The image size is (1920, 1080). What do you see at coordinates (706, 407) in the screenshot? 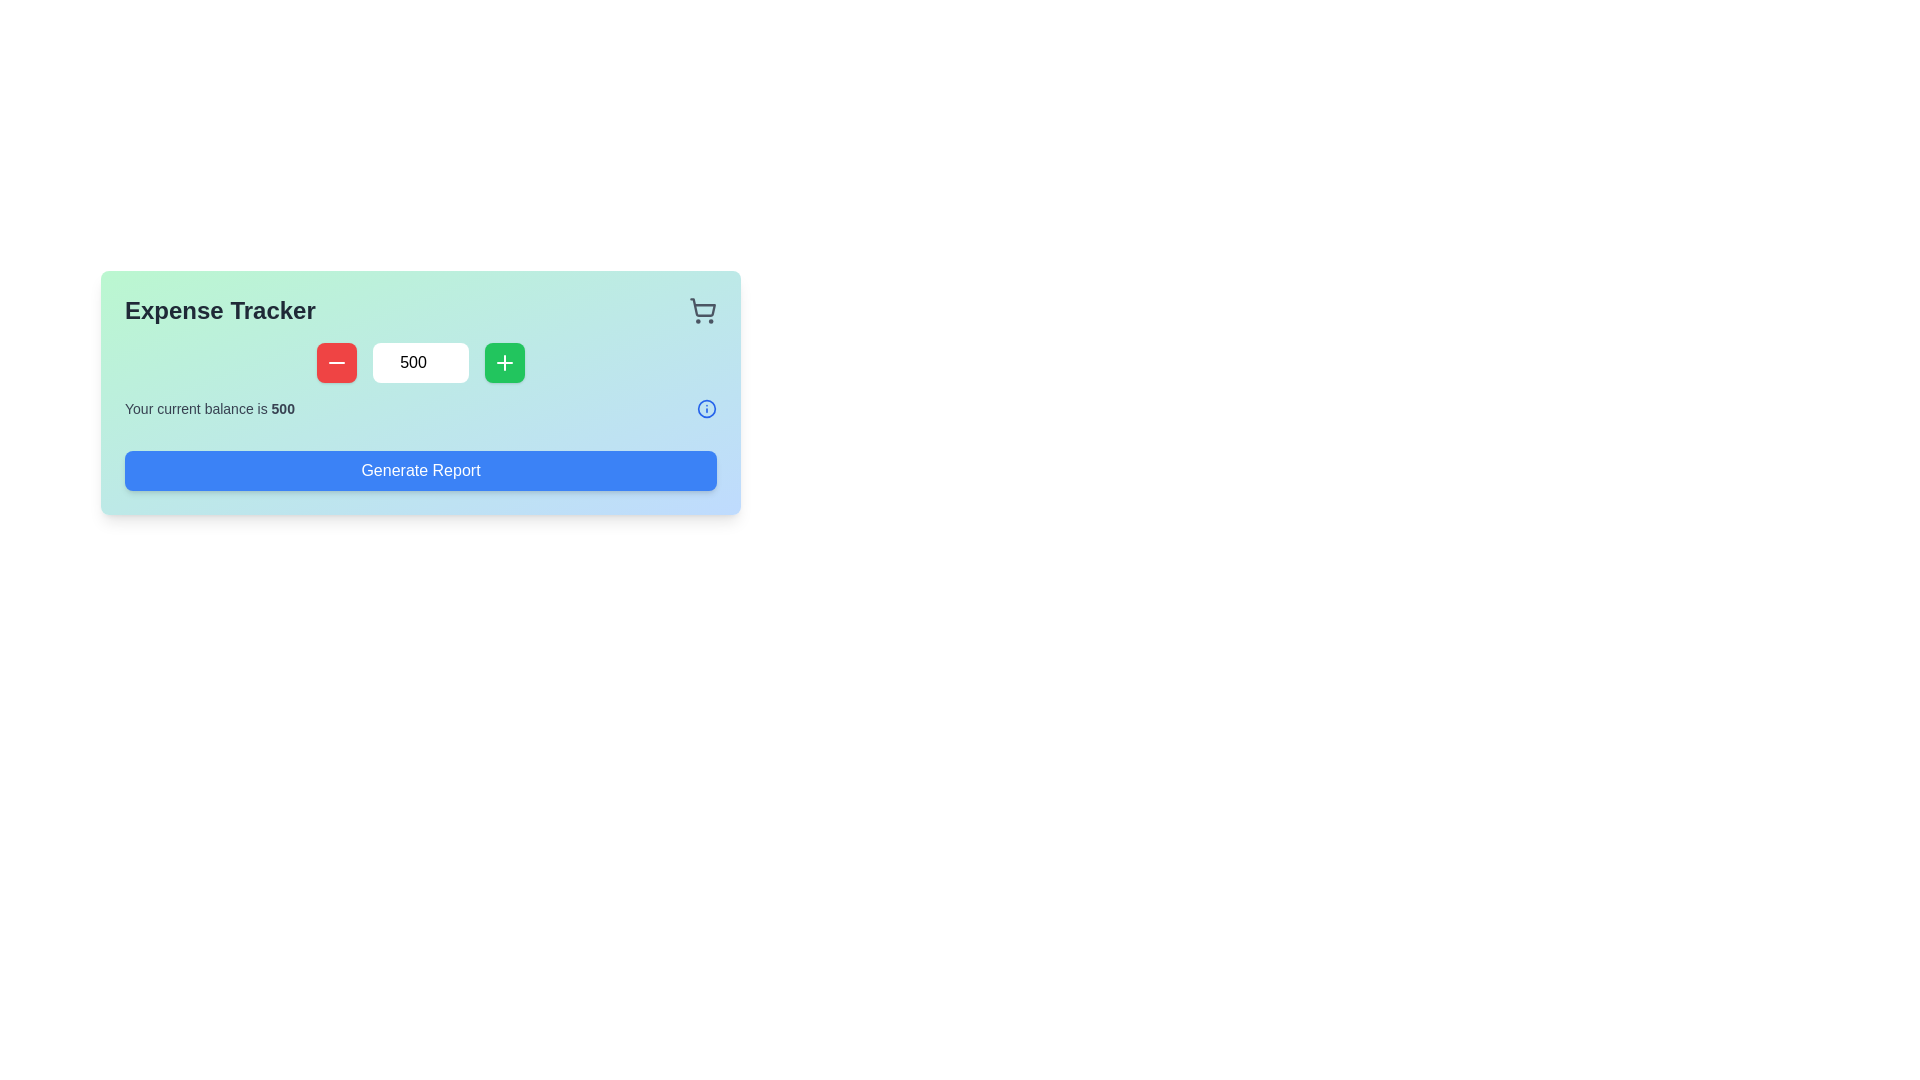
I see `decorative vector graphic icon located in the lower right quadrant of the main interface view, which is part of a grouped set of thematic elements` at bounding box center [706, 407].